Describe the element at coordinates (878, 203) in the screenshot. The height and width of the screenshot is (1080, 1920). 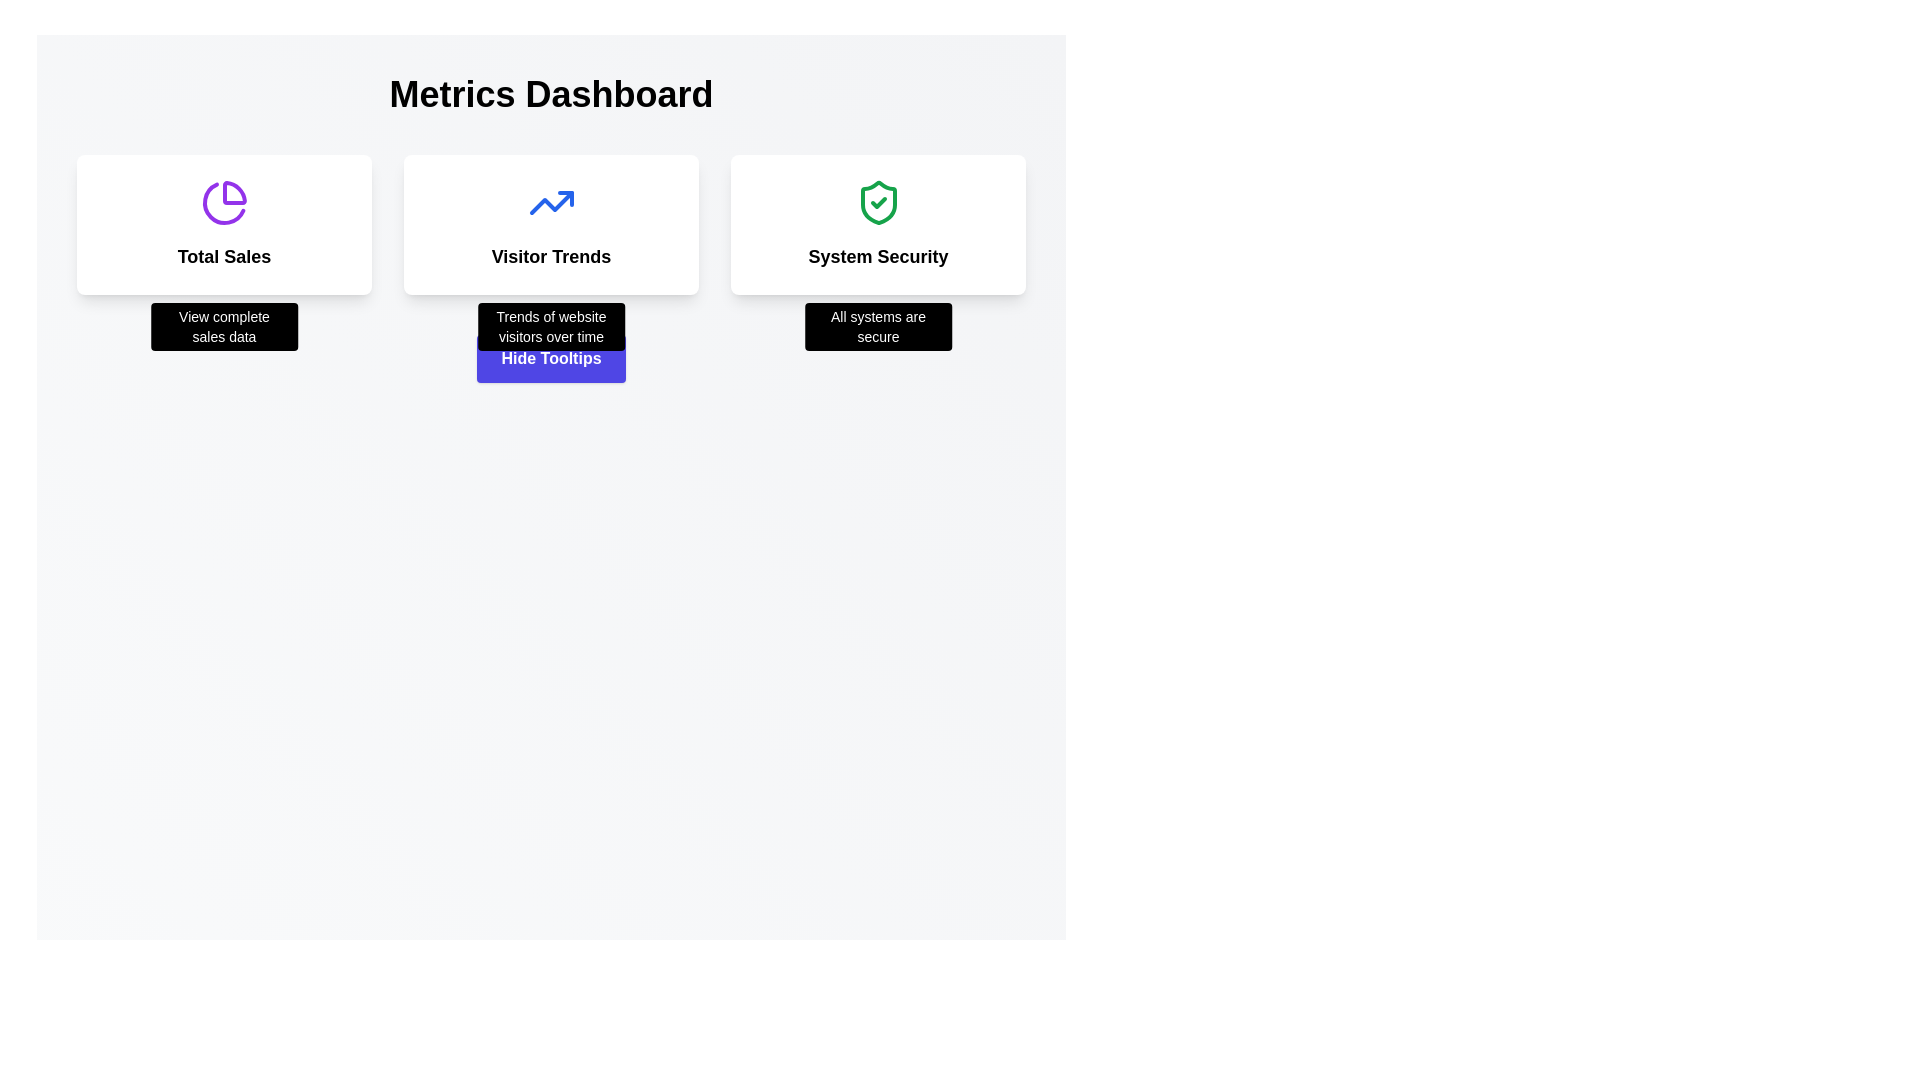
I see `system security icon located in the top section of the 'System Security' card, which is the third card in the row beneath the 'Metrics Dashboard' header` at that location.